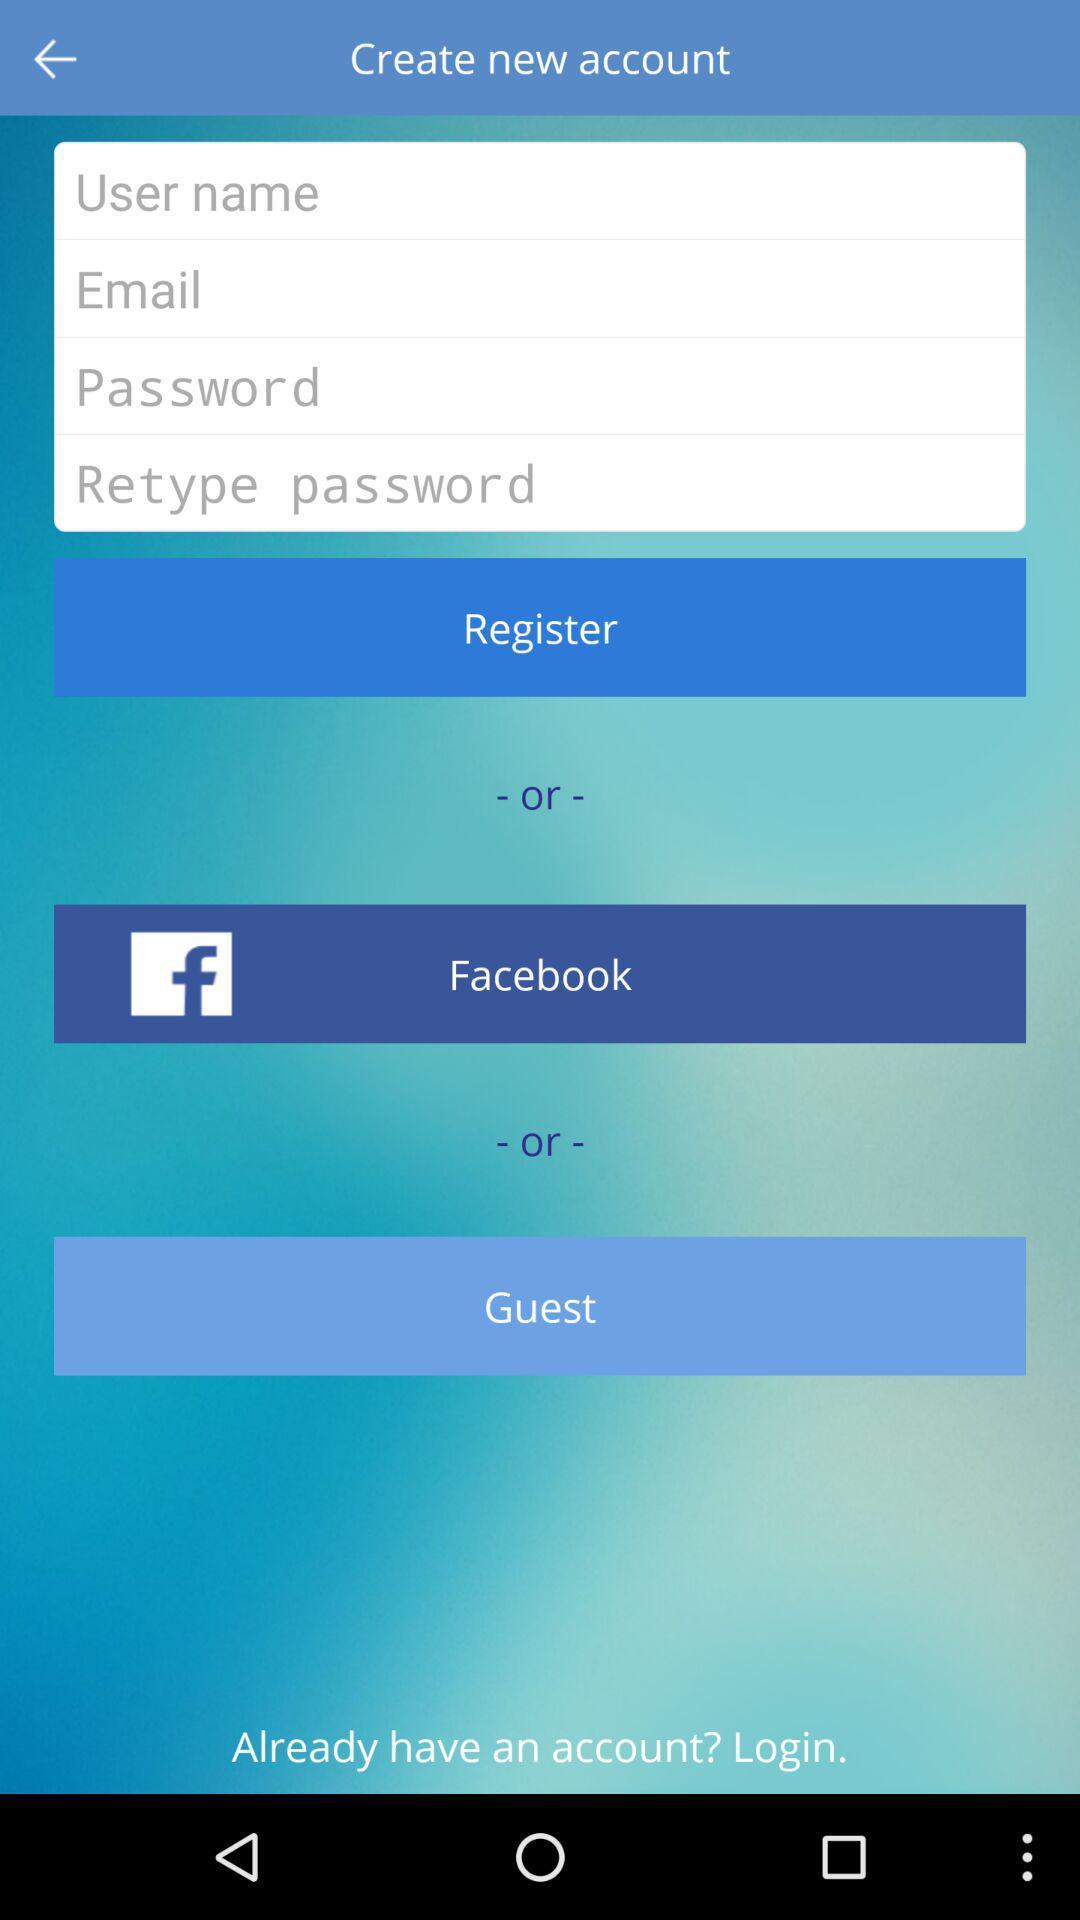 This screenshot has width=1080, height=1920. Describe the element at coordinates (540, 974) in the screenshot. I see `the facebook at the bottom of the page` at that location.